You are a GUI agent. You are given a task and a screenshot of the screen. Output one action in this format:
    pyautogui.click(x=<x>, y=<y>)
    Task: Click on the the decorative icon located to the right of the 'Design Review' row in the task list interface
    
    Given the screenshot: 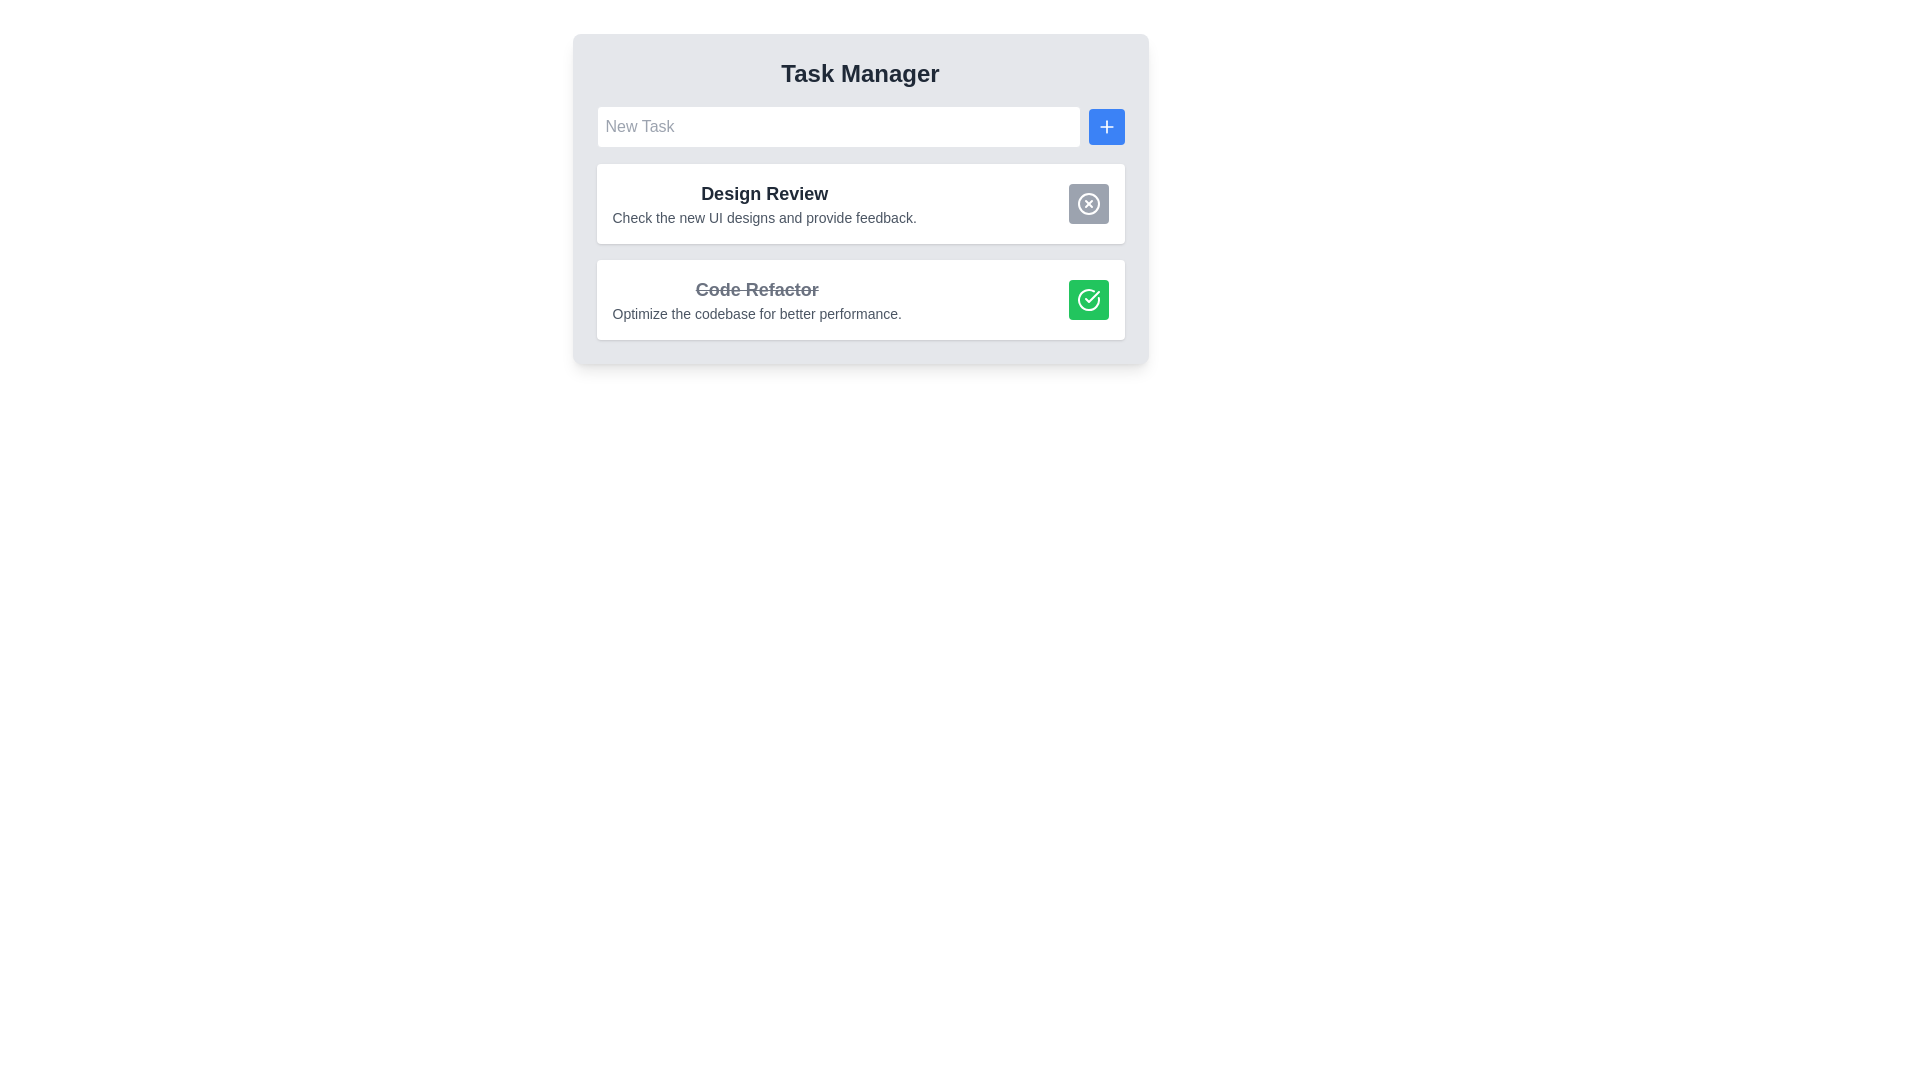 What is the action you would take?
    pyautogui.click(x=1087, y=204)
    